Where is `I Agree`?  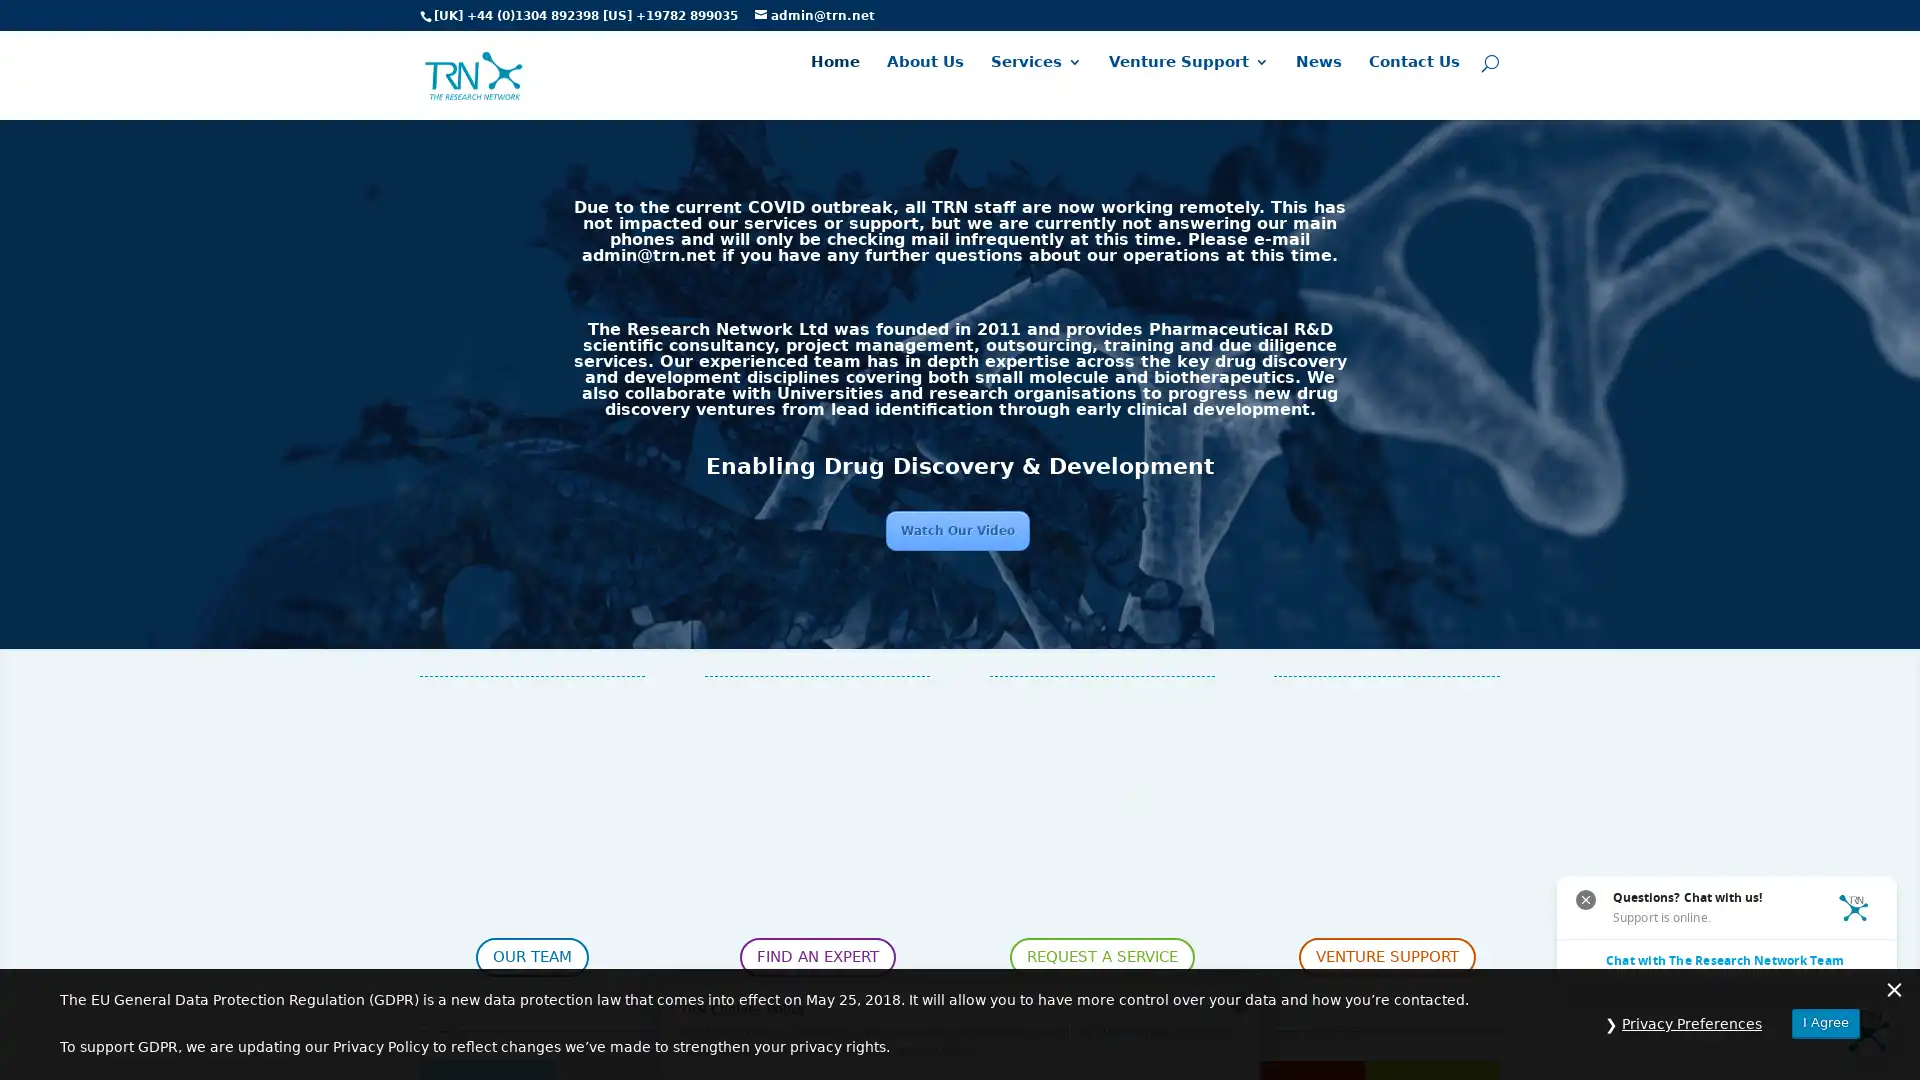 I Agree is located at coordinates (1825, 1022).